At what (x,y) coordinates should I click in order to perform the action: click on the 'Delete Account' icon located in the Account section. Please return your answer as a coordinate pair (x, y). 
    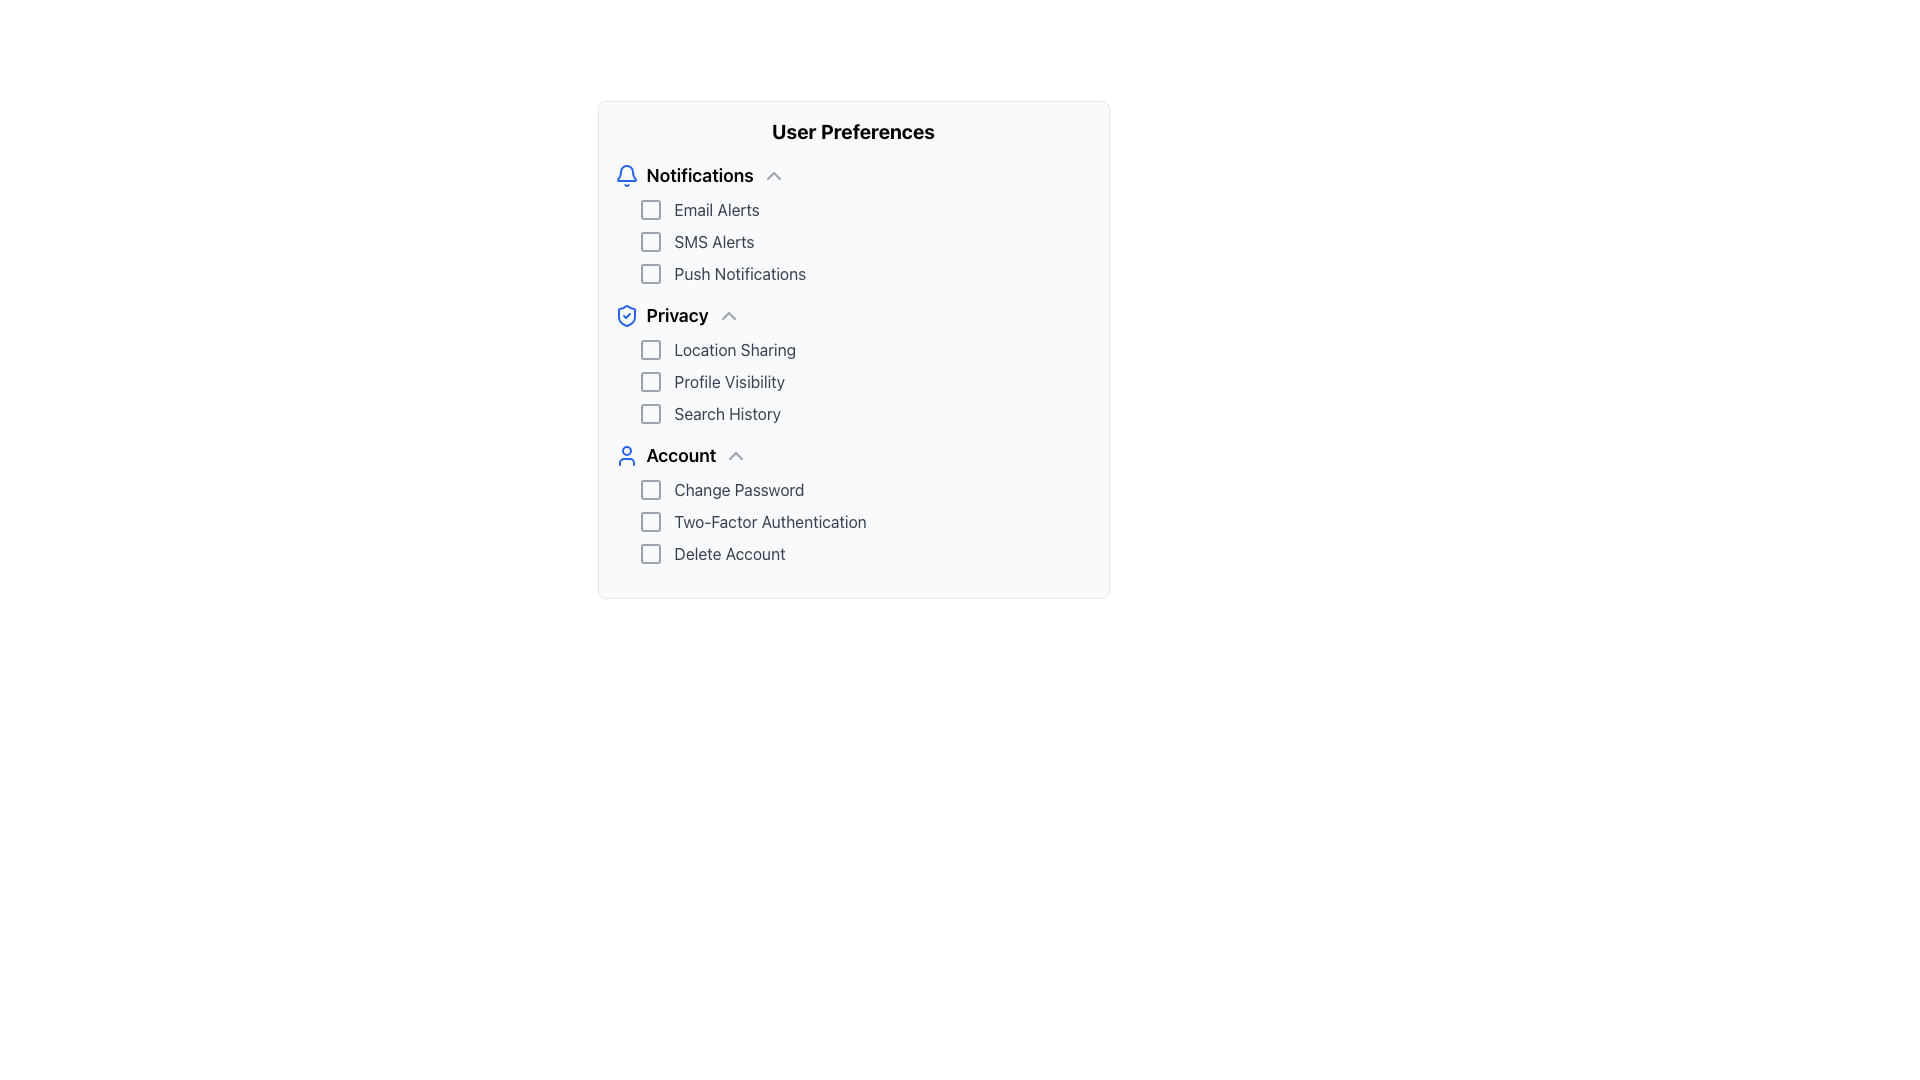
    Looking at the image, I should click on (650, 554).